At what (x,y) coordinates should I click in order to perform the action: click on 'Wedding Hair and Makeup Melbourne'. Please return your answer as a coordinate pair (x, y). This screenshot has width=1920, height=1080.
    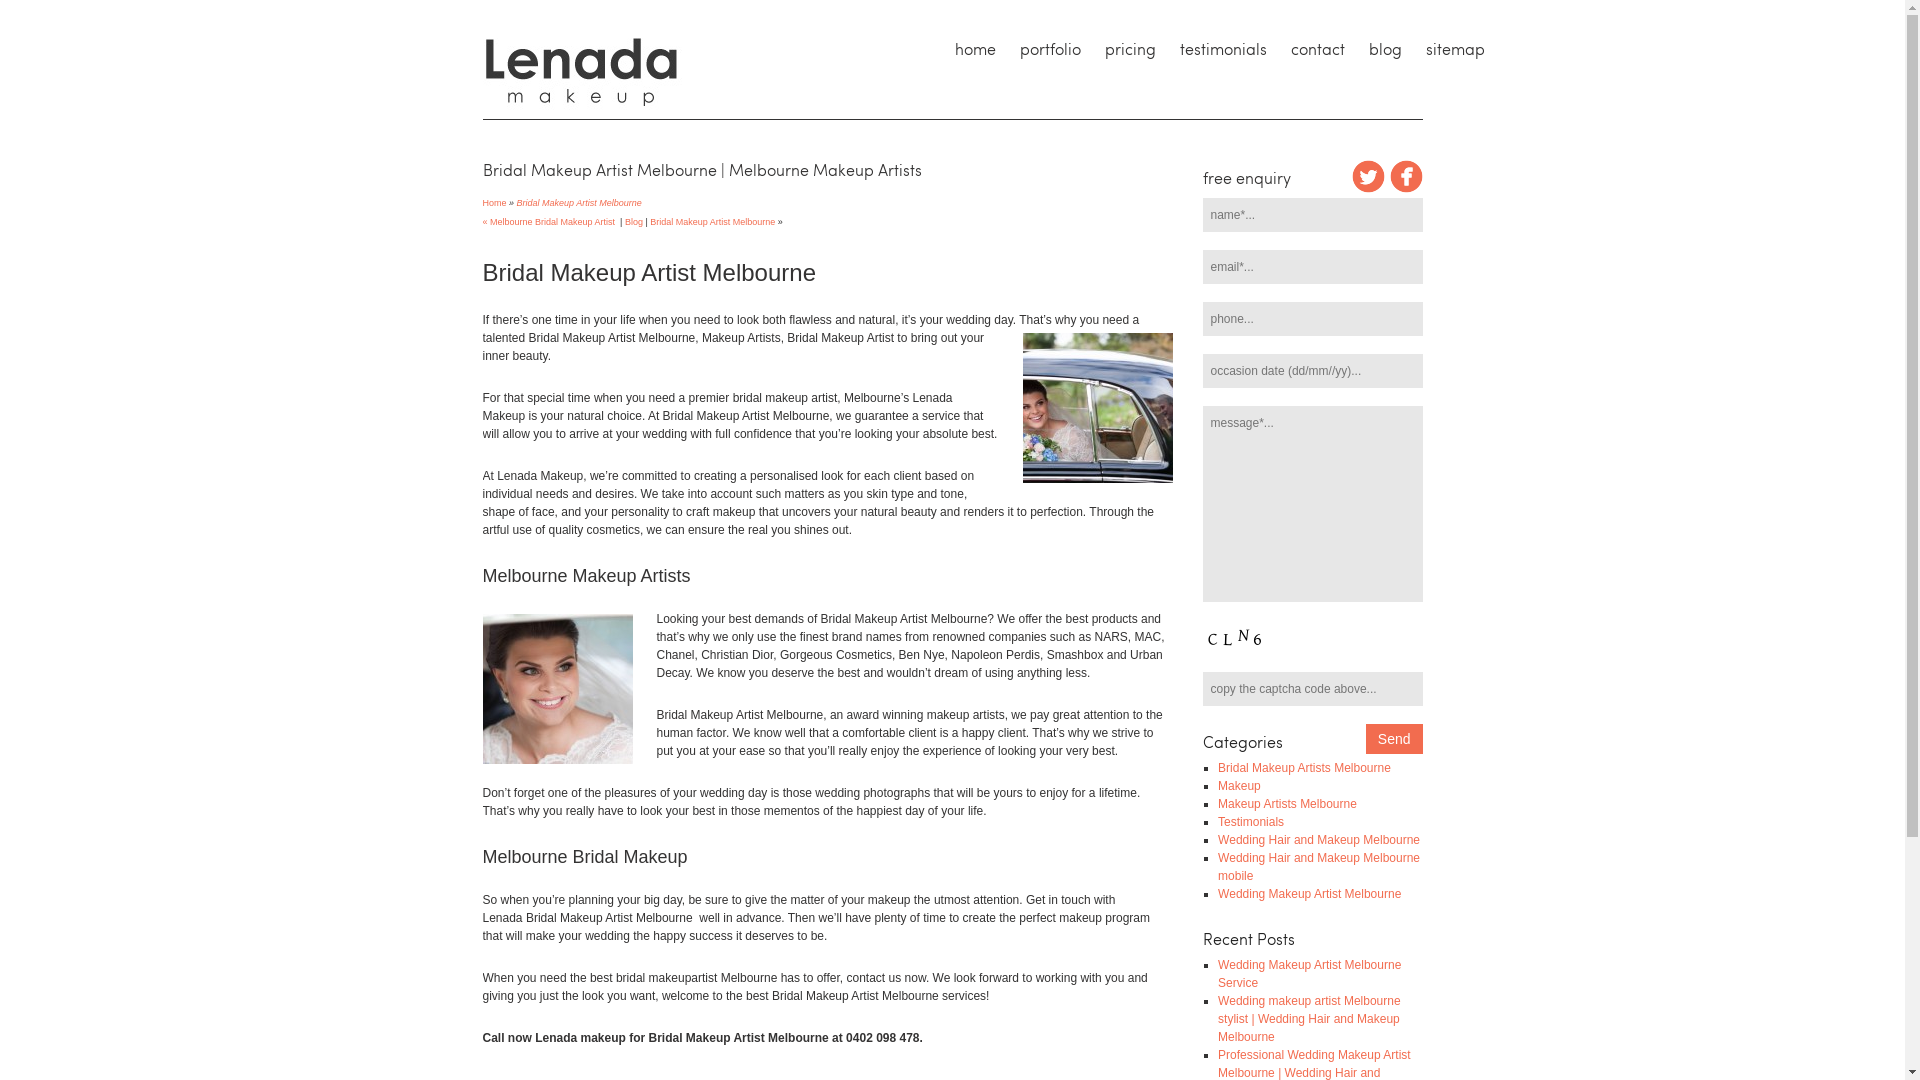
    Looking at the image, I should click on (1319, 840).